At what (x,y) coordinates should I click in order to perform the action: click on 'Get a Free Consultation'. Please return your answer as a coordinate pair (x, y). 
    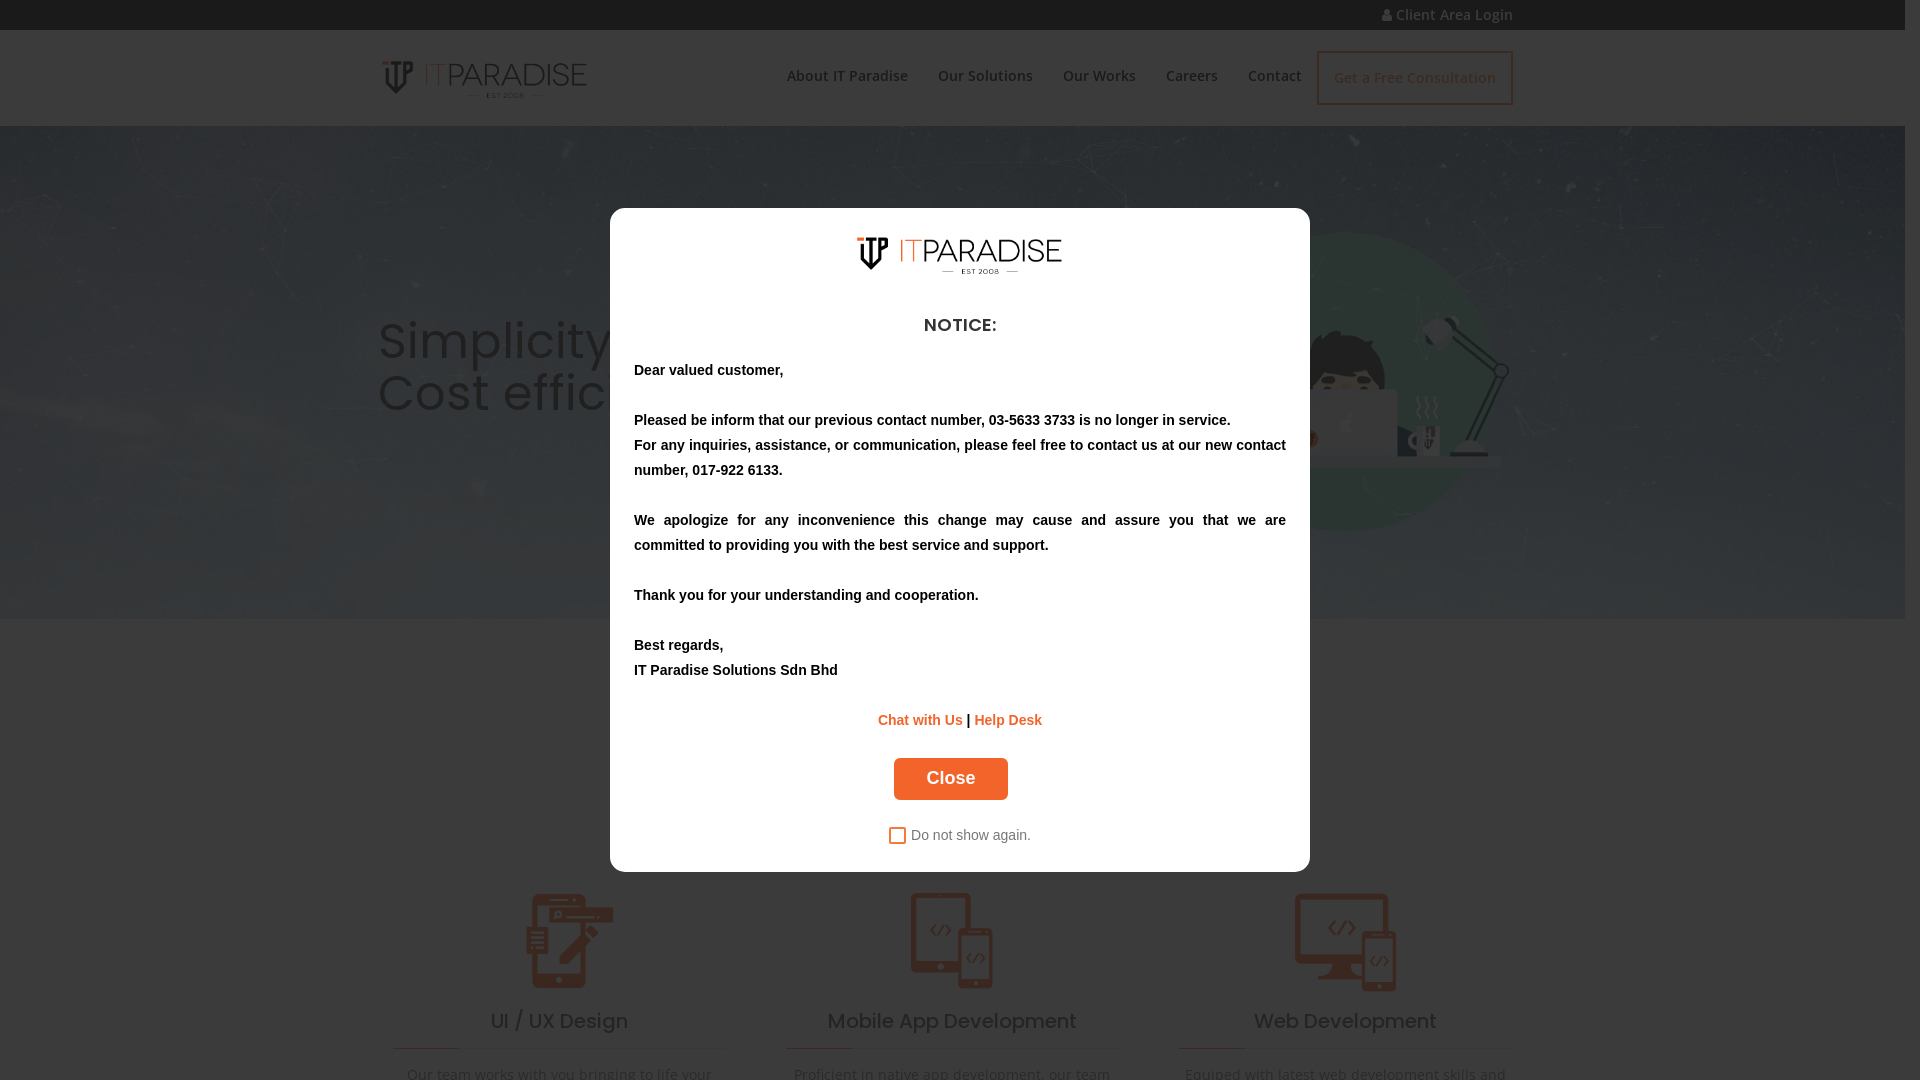
    Looking at the image, I should click on (1413, 76).